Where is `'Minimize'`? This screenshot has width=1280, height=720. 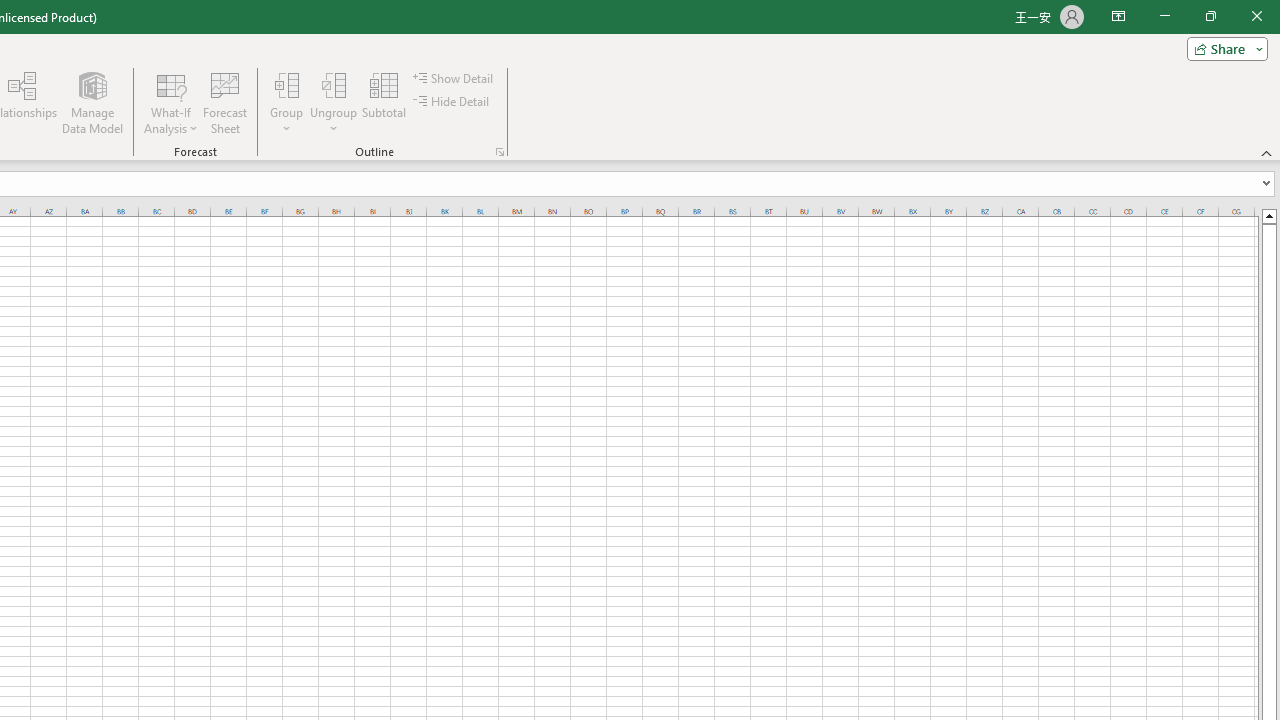
'Minimize' is located at coordinates (1164, 16).